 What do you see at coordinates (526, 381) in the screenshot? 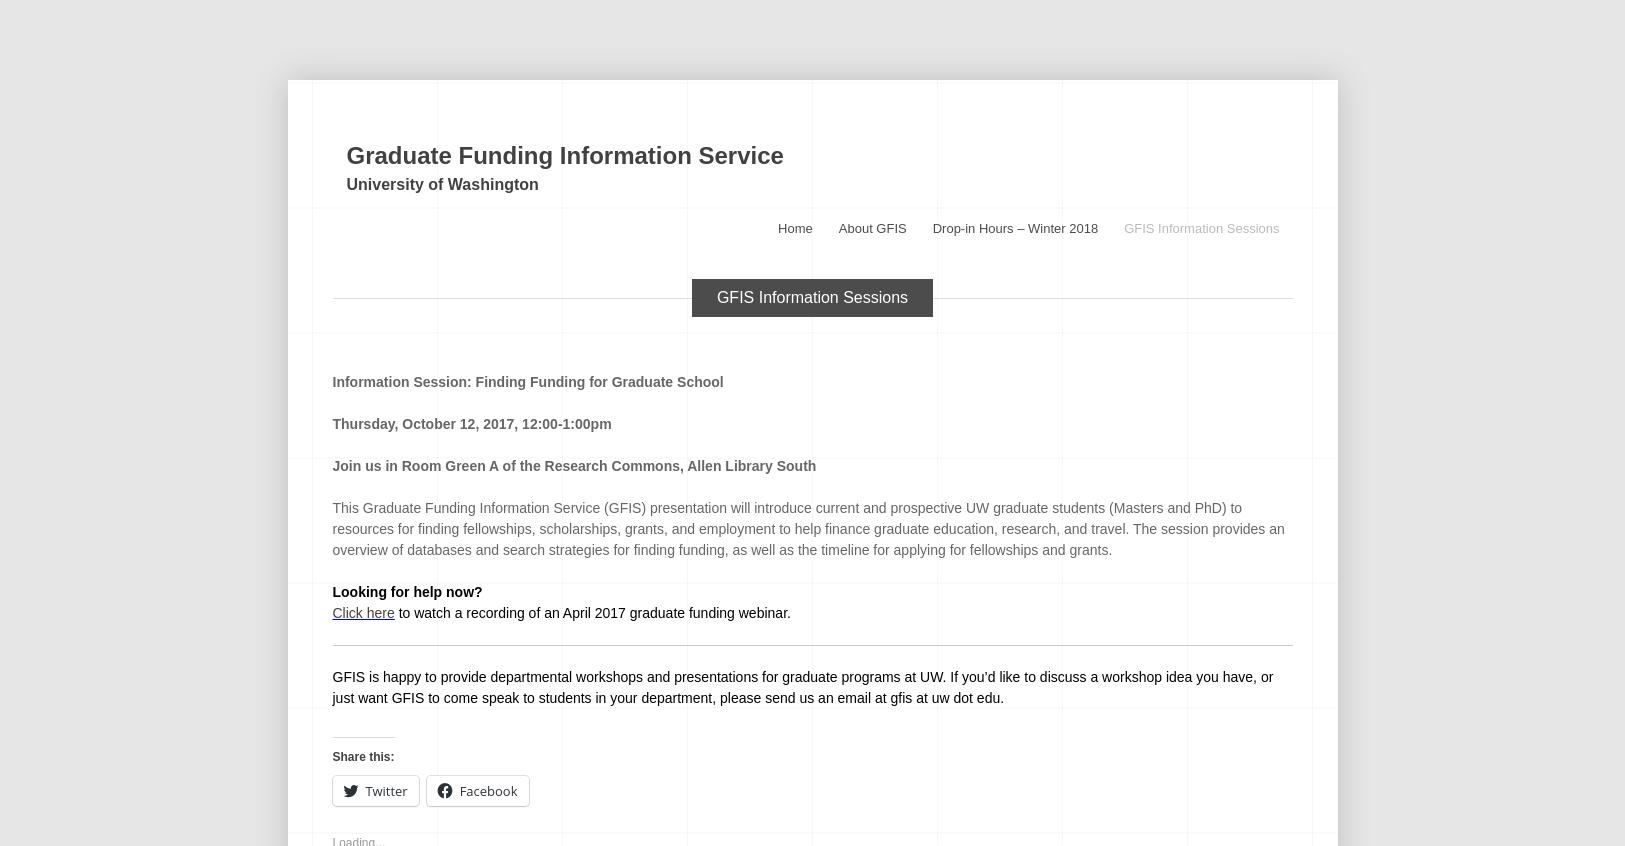
I see `'Information Session: Finding Funding for Graduate School'` at bounding box center [526, 381].